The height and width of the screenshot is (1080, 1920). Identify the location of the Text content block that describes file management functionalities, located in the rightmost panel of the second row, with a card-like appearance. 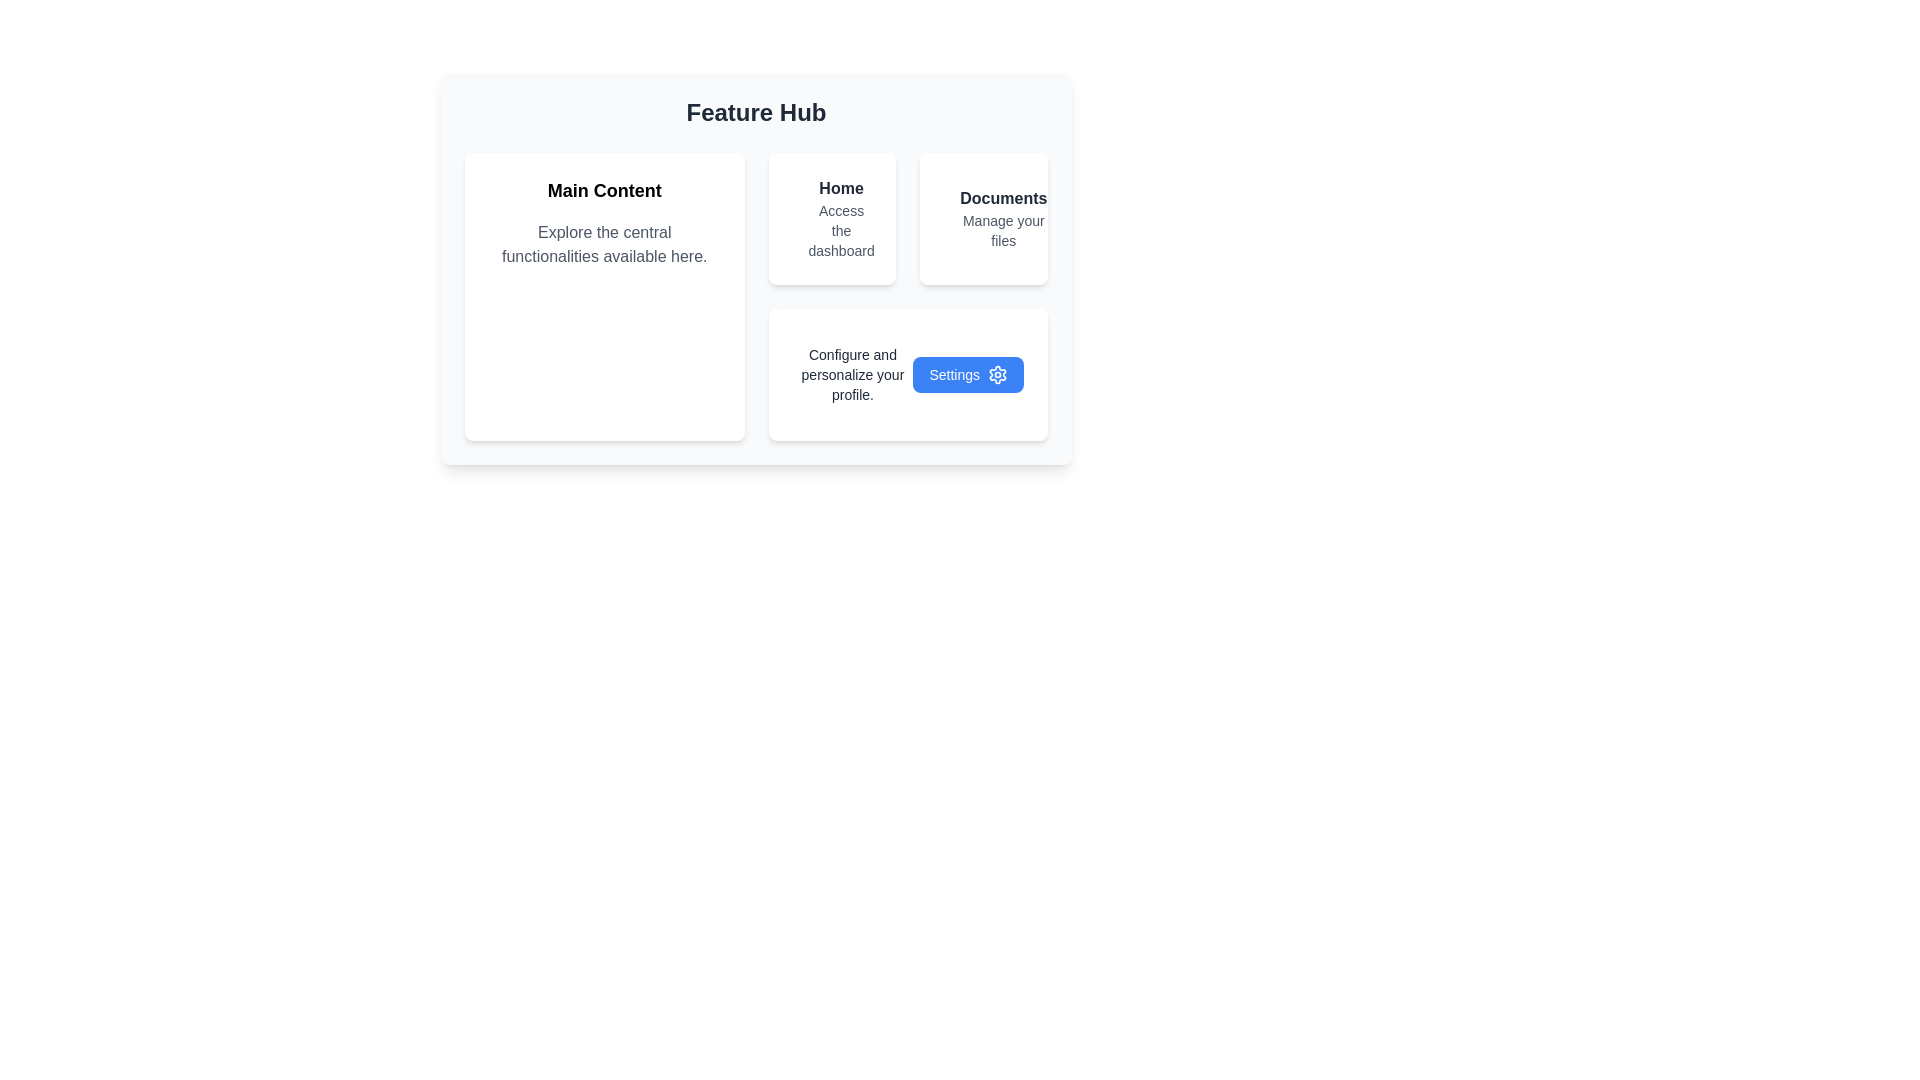
(1003, 219).